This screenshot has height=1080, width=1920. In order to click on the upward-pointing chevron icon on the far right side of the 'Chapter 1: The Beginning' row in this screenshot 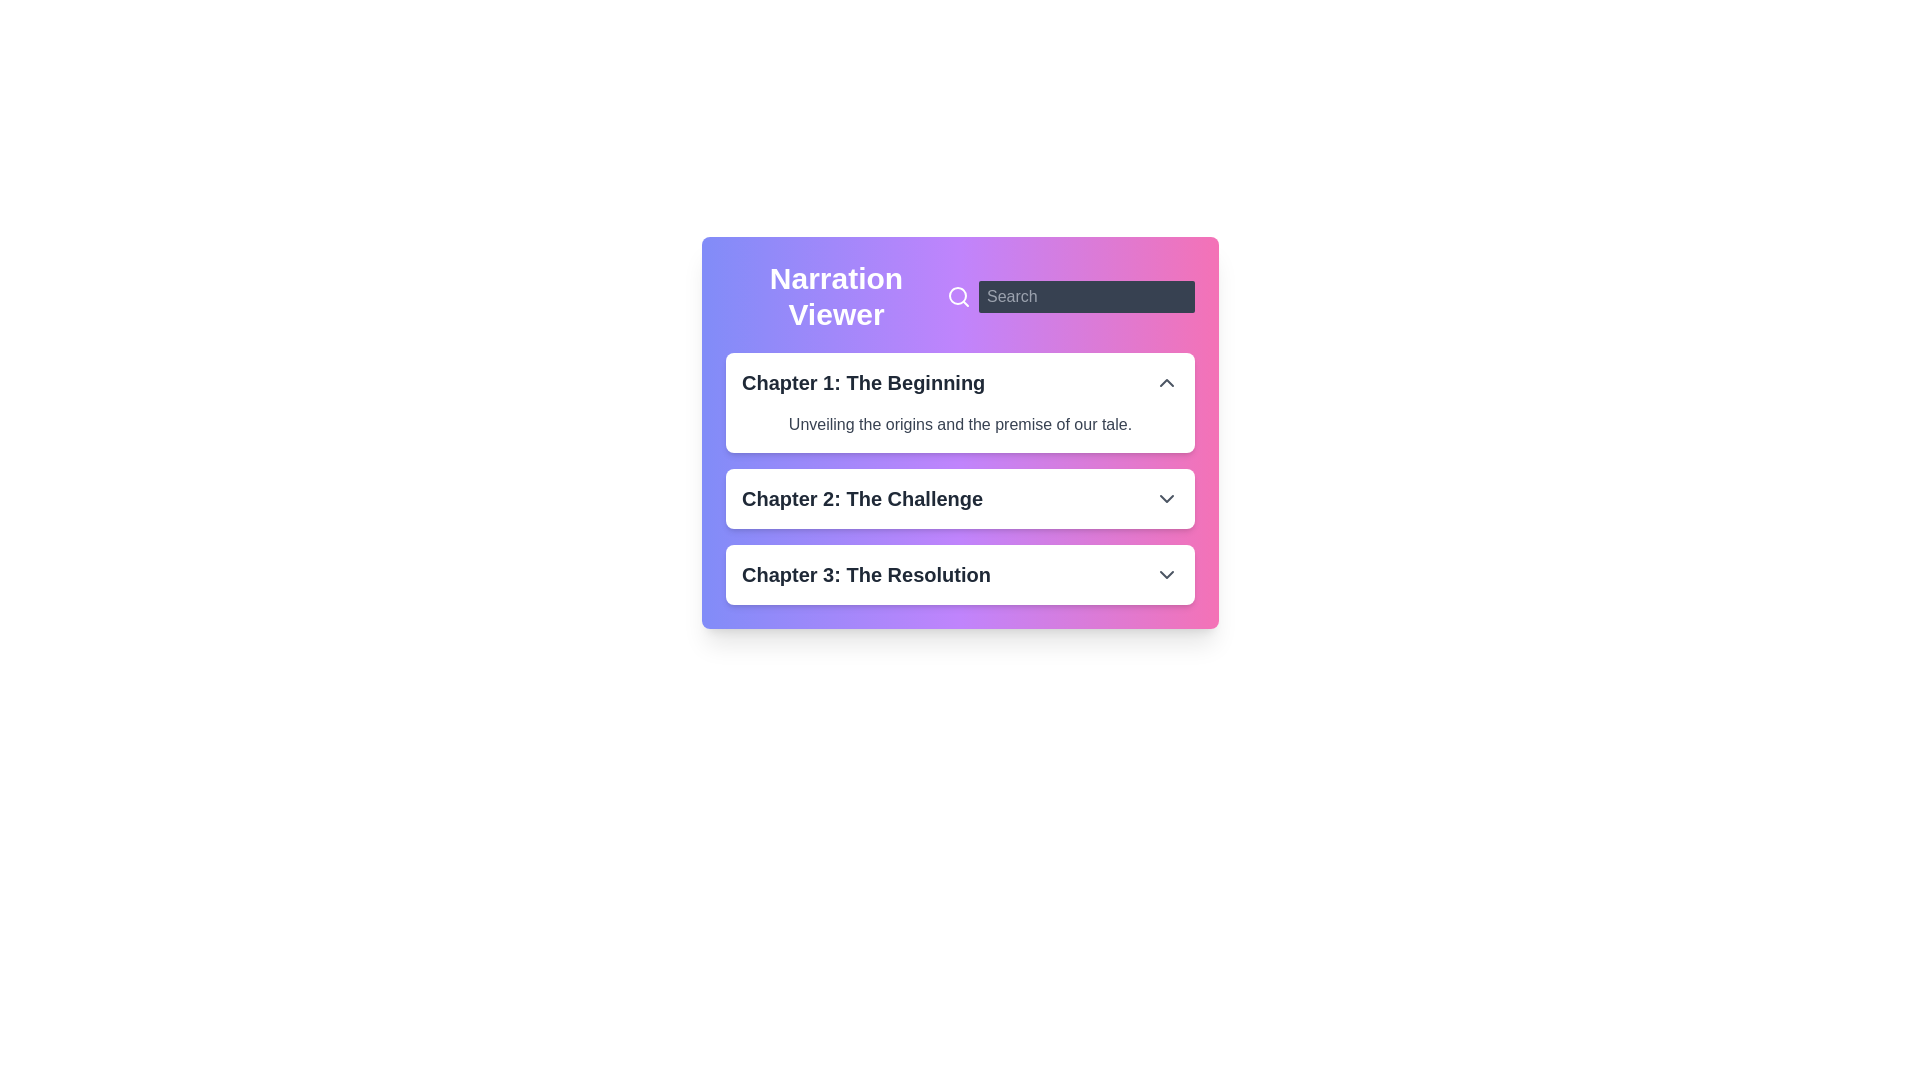, I will do `click(1166, 382)`.